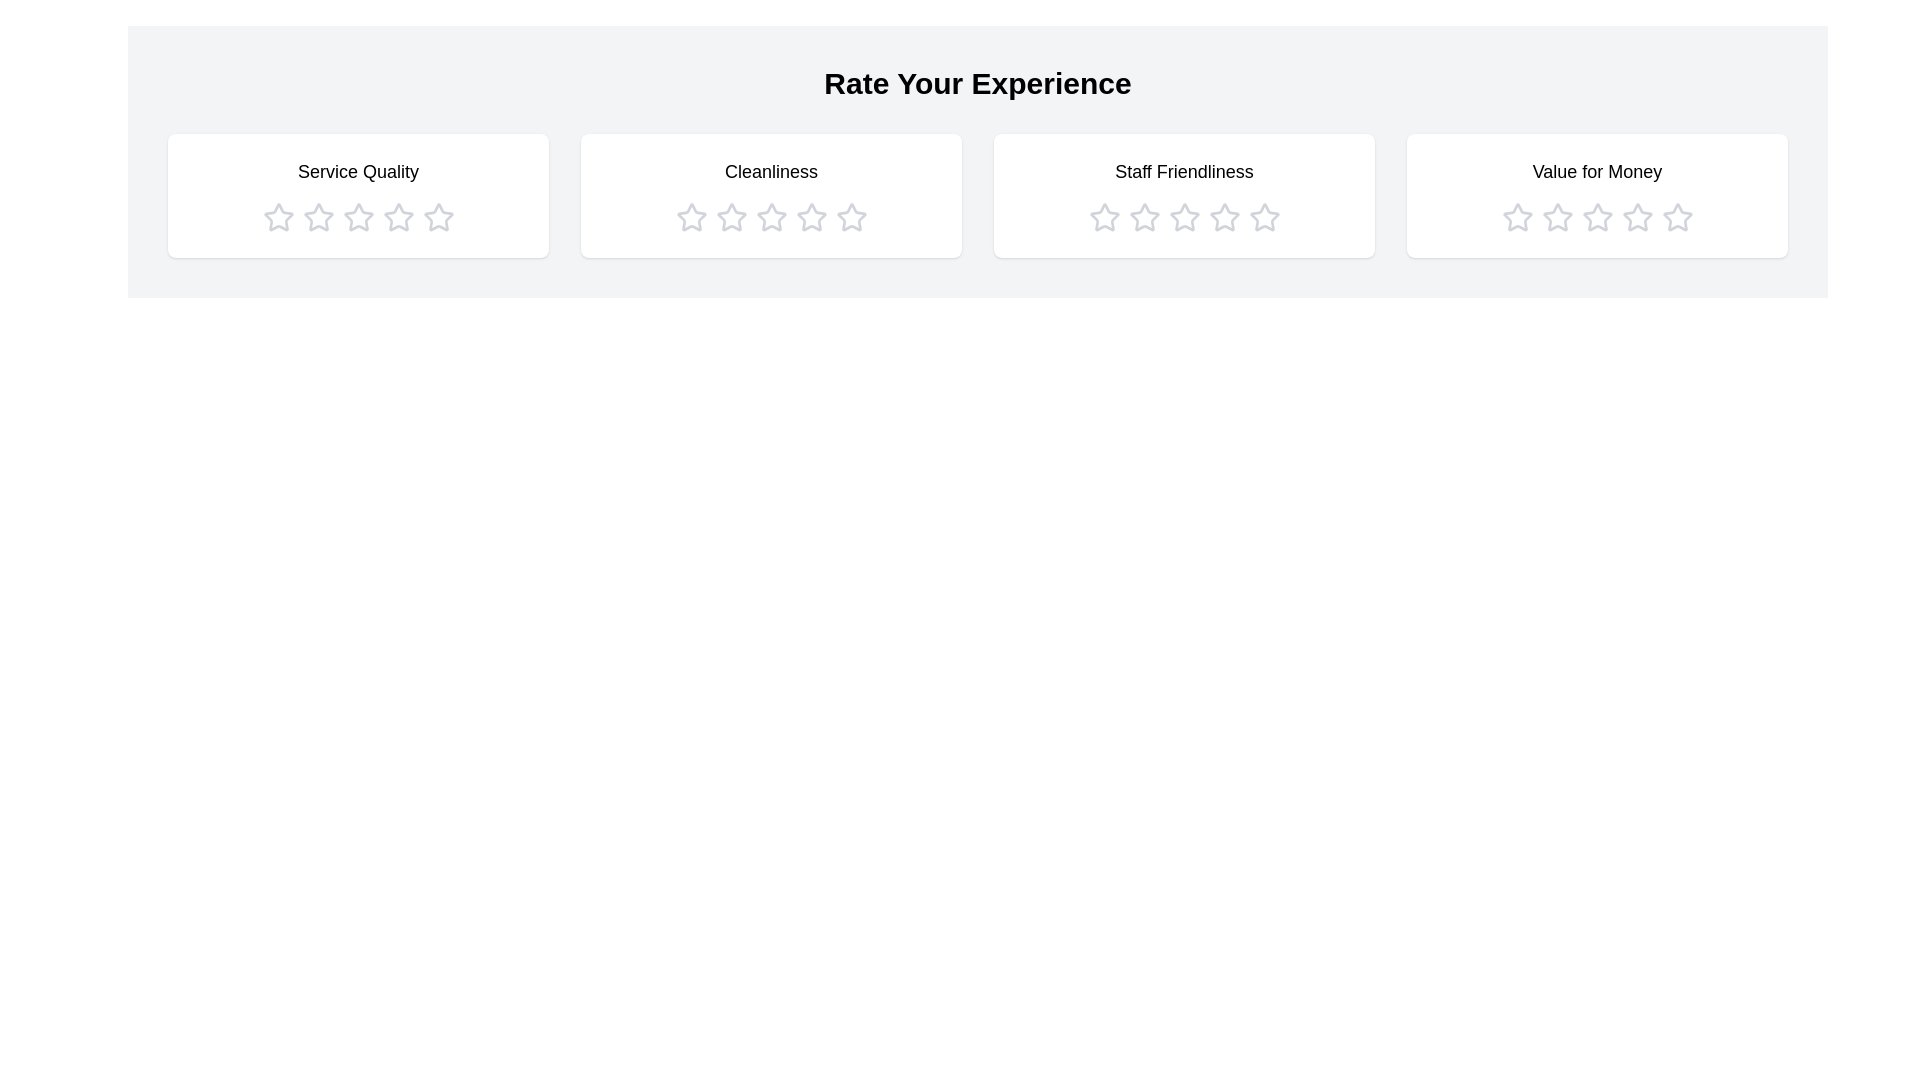  I want to click on the star icon corresponding to 3 stars in the category Cleanliness, so click(770, 218).